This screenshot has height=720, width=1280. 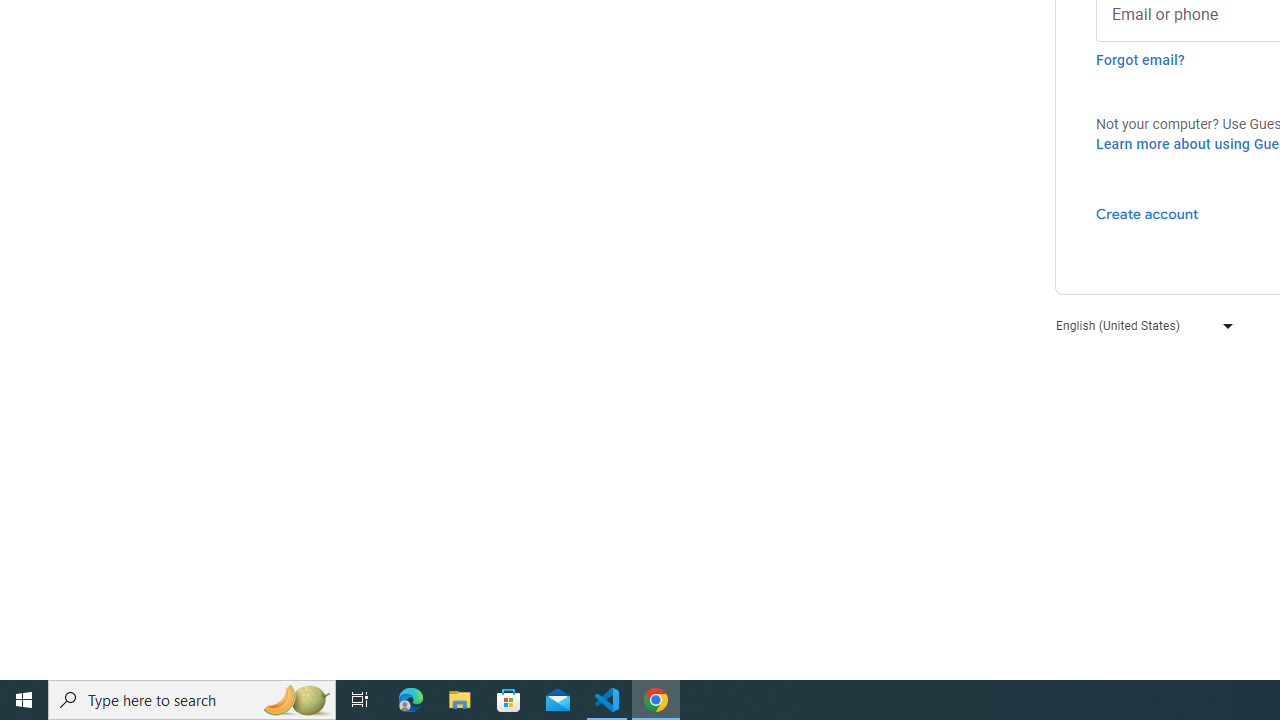 What do you see at coordinates (1146, 213) in the screenshot?
I see `'Create account'` at bounding box center [1146, 213].